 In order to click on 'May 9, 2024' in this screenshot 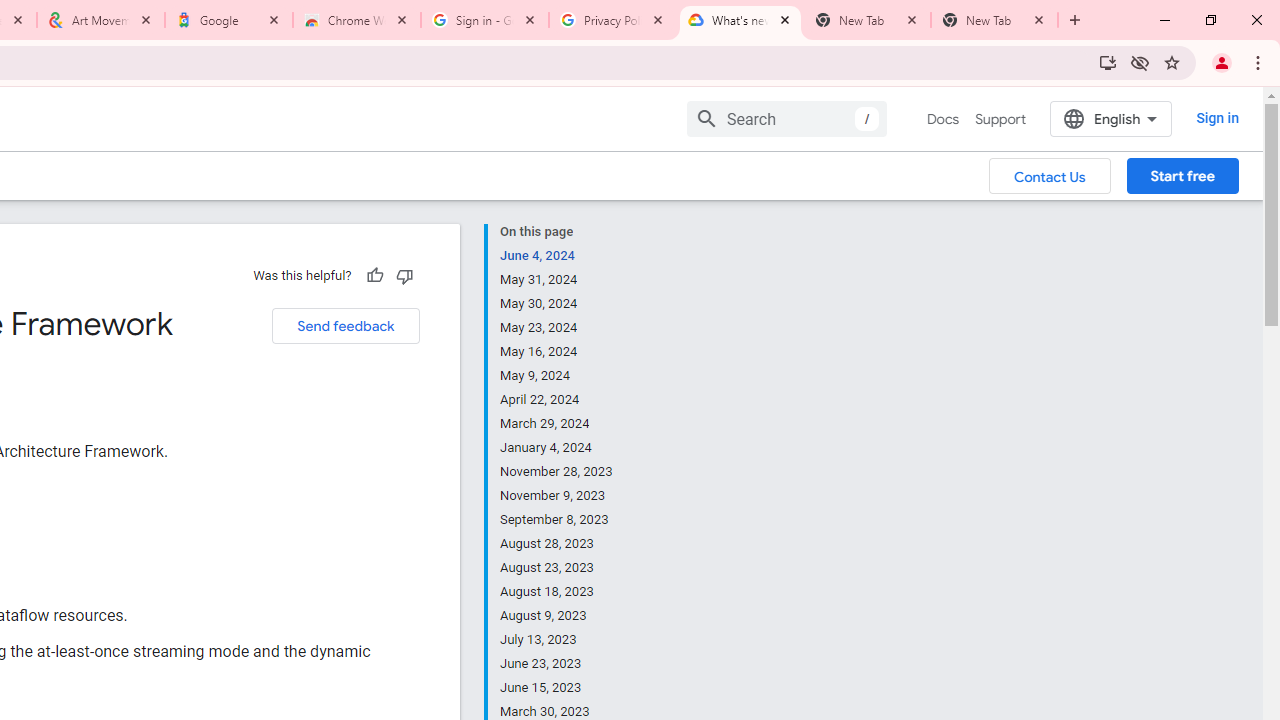, I will do `click(557, 376)`.